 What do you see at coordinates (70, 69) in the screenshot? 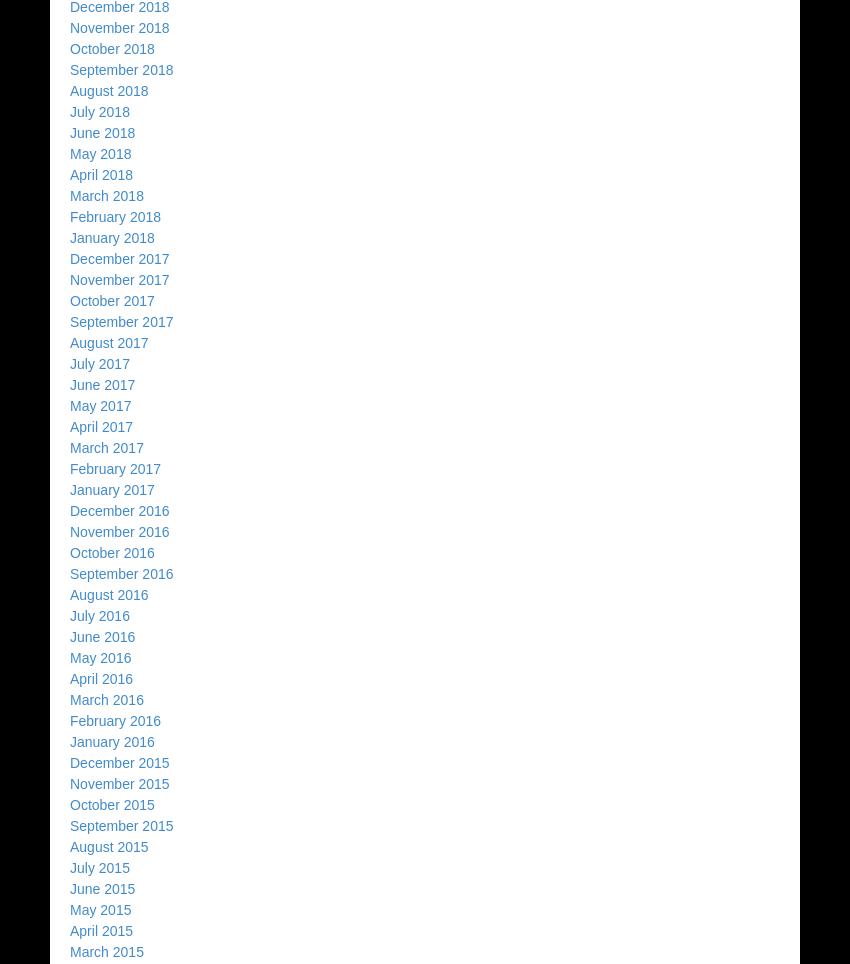
I see `'September 2018'` at bounding box center [70, 69].